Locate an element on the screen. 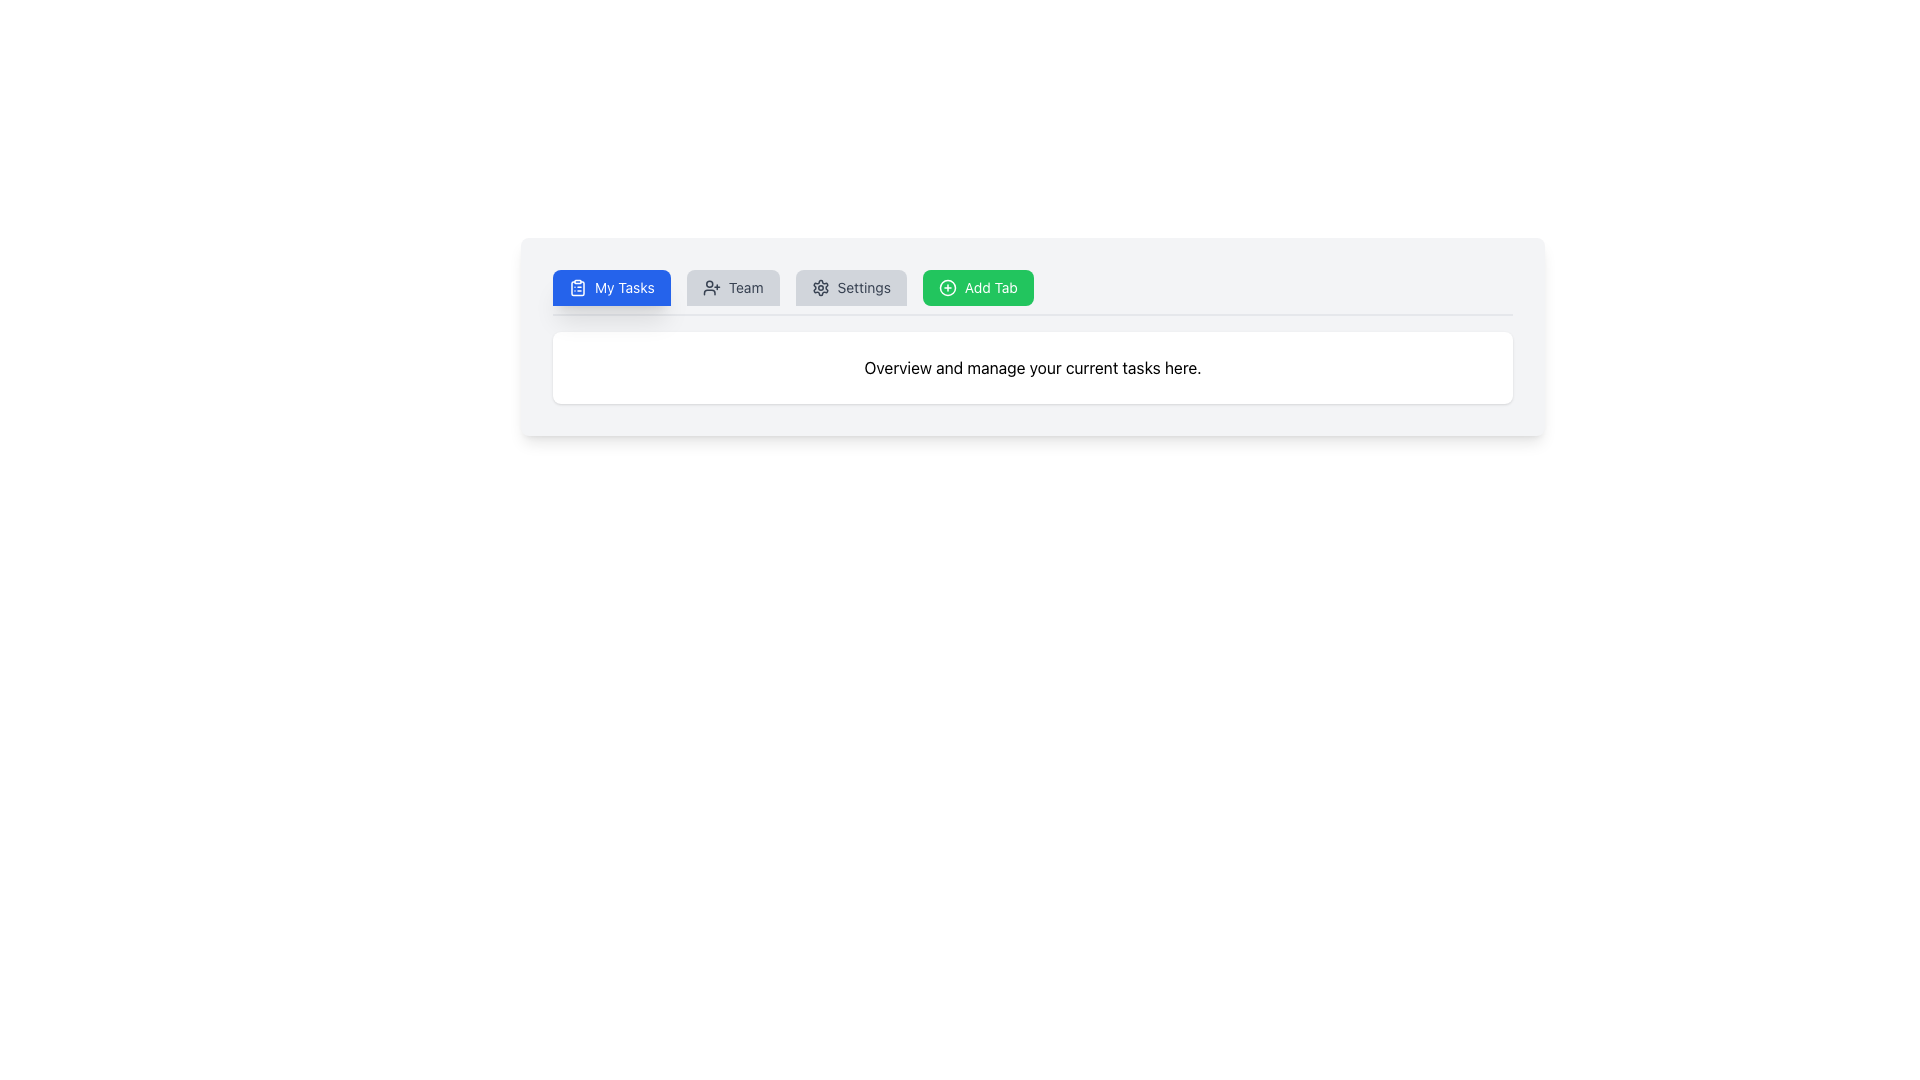 The image size is (1920, 1080). the 'Settings' icon in the navigation bar, which is located between the 'Team' button and the 'Add Tab' button is located at coordinates (820, 288).